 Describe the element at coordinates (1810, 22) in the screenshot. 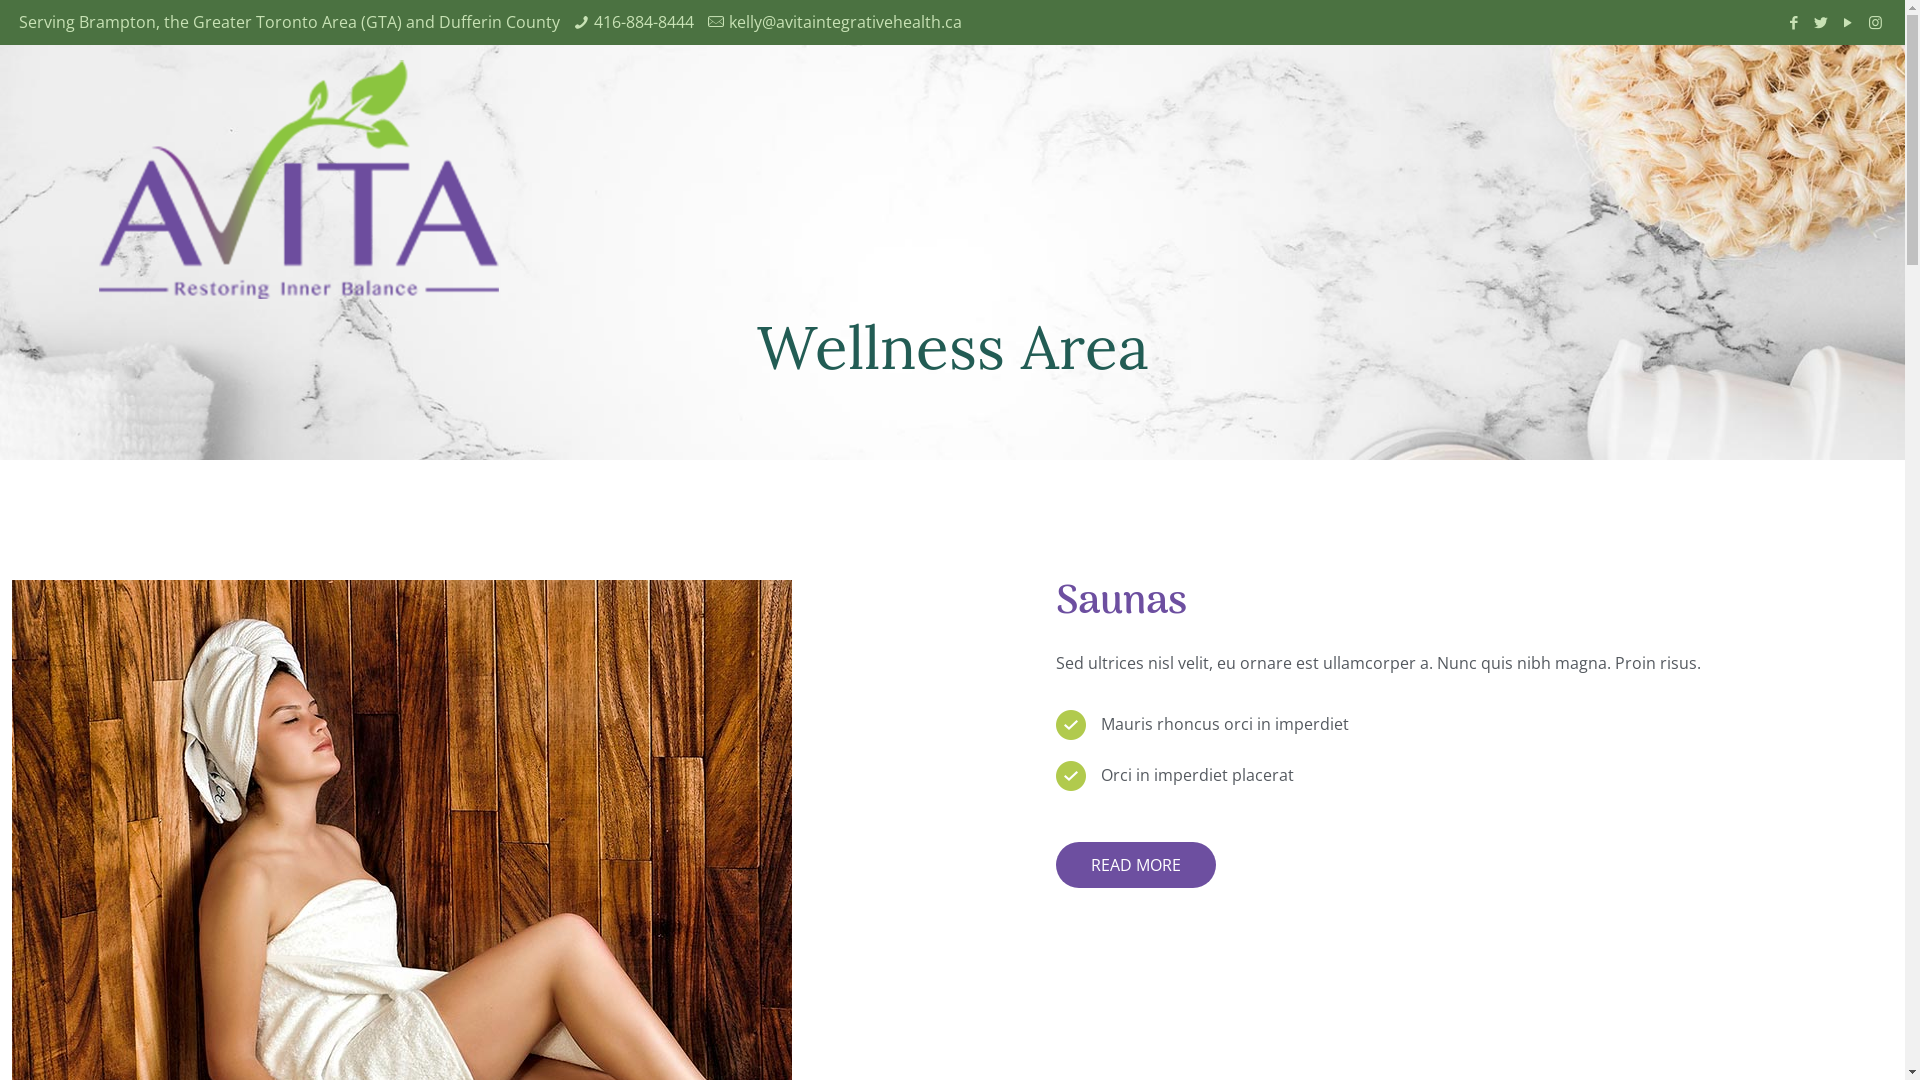

I see `'Twitter'` at that location.